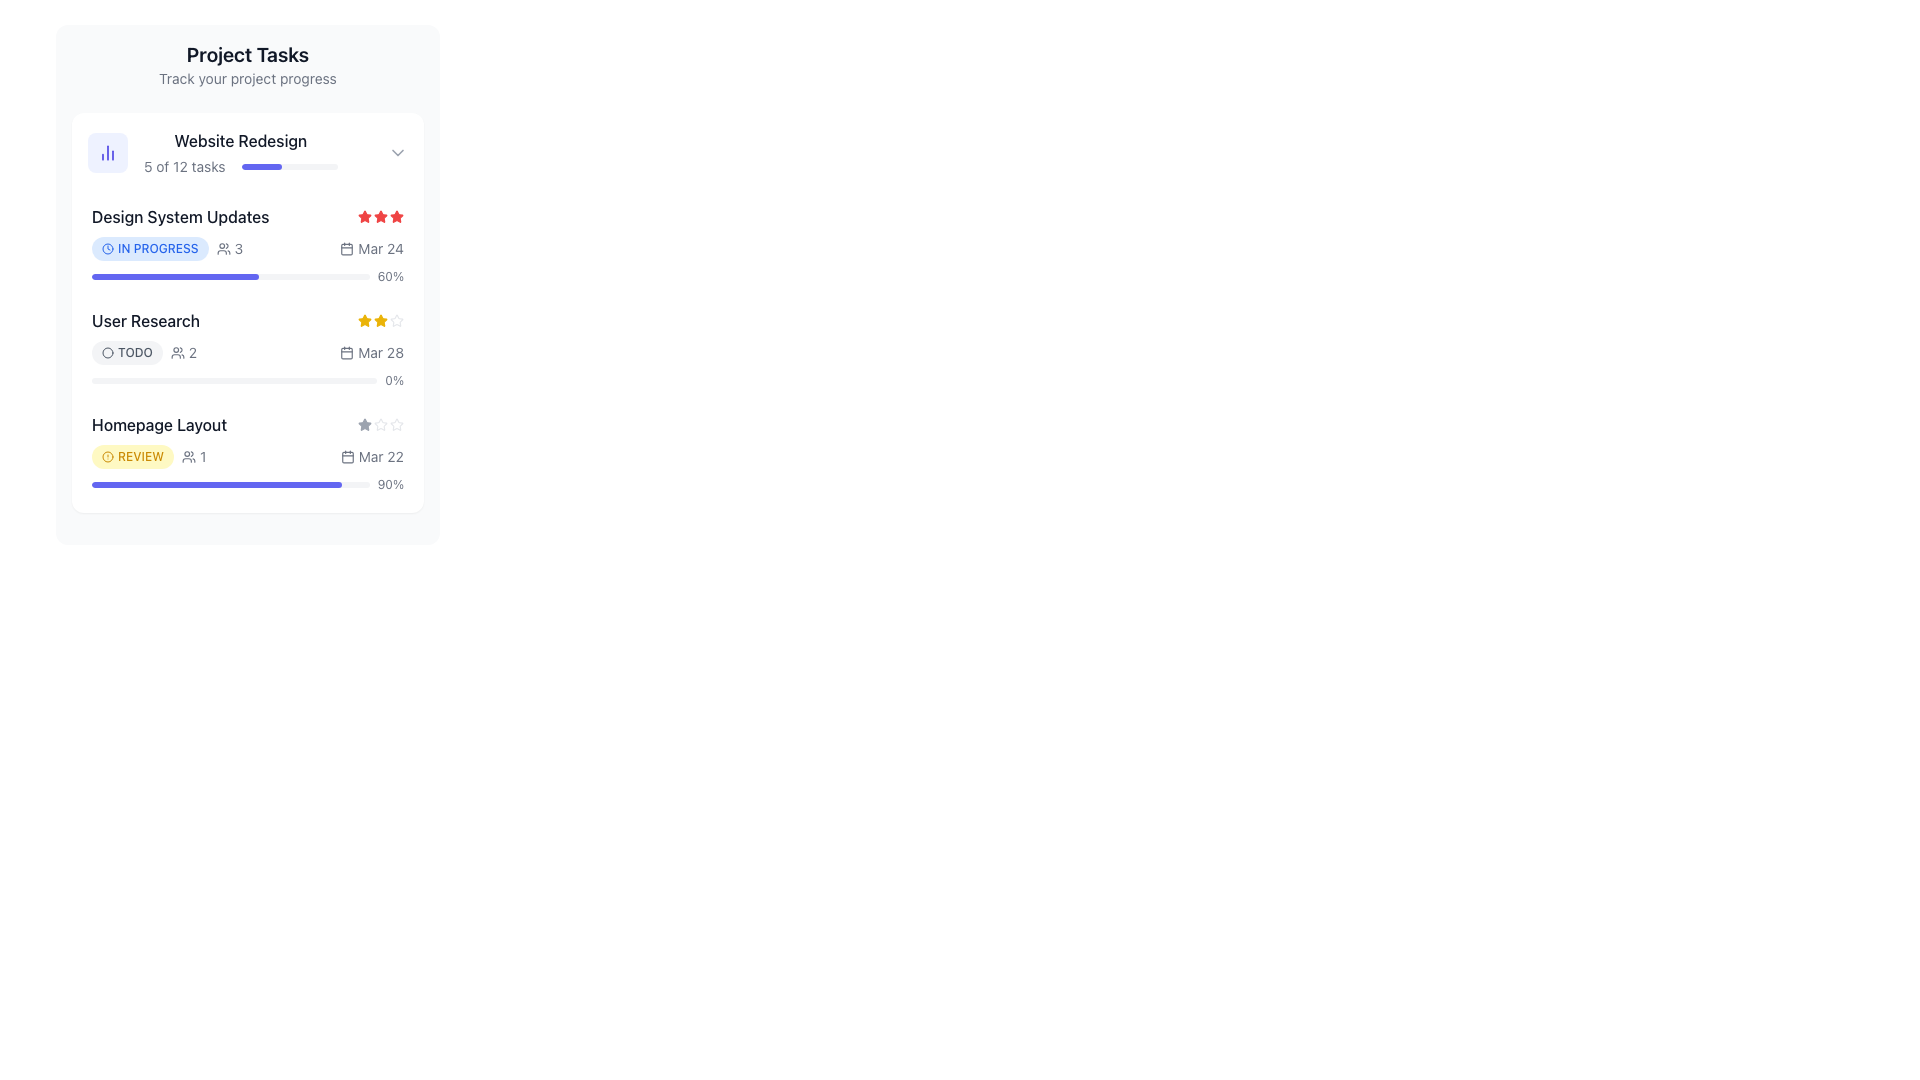 The height and width of the screenshot is (1080, 1920). I want to click on the small, yellow, star-shaped icon located in the 'User Research' section of the task list, so click(380, 319).